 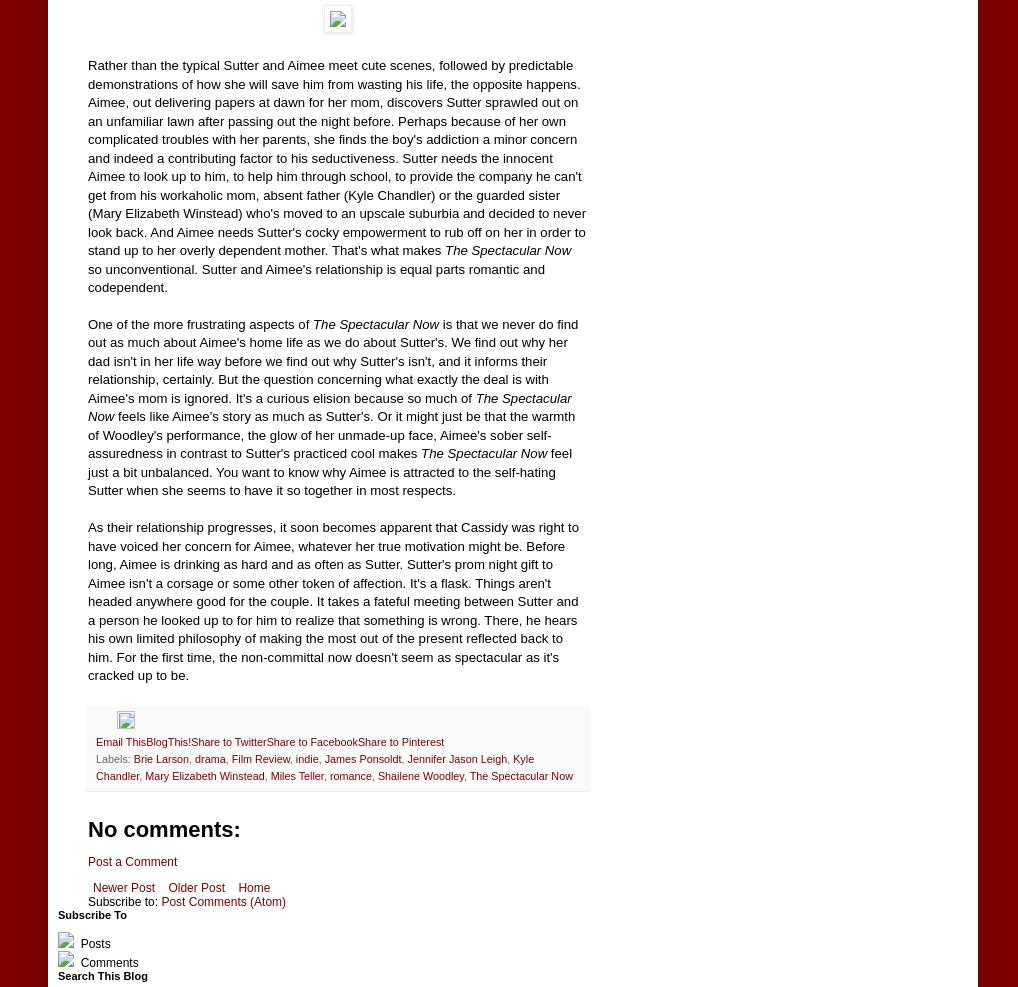 What do you see at coordinates (376, 774) in the screenshot?
I see `'Shailene Woodley'` at bounding box center [376, 774].